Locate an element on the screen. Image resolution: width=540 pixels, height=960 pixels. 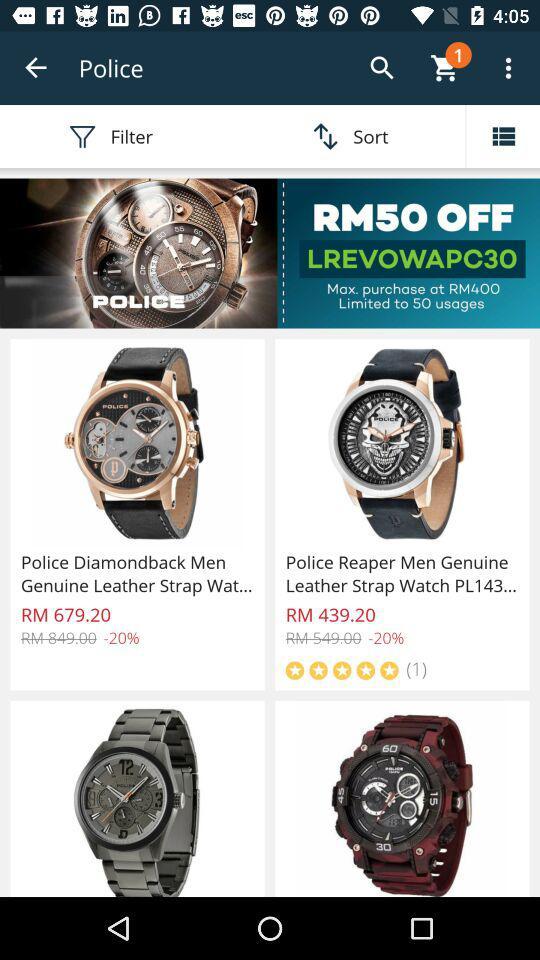
the list icon is located at coordinates (502, 135).